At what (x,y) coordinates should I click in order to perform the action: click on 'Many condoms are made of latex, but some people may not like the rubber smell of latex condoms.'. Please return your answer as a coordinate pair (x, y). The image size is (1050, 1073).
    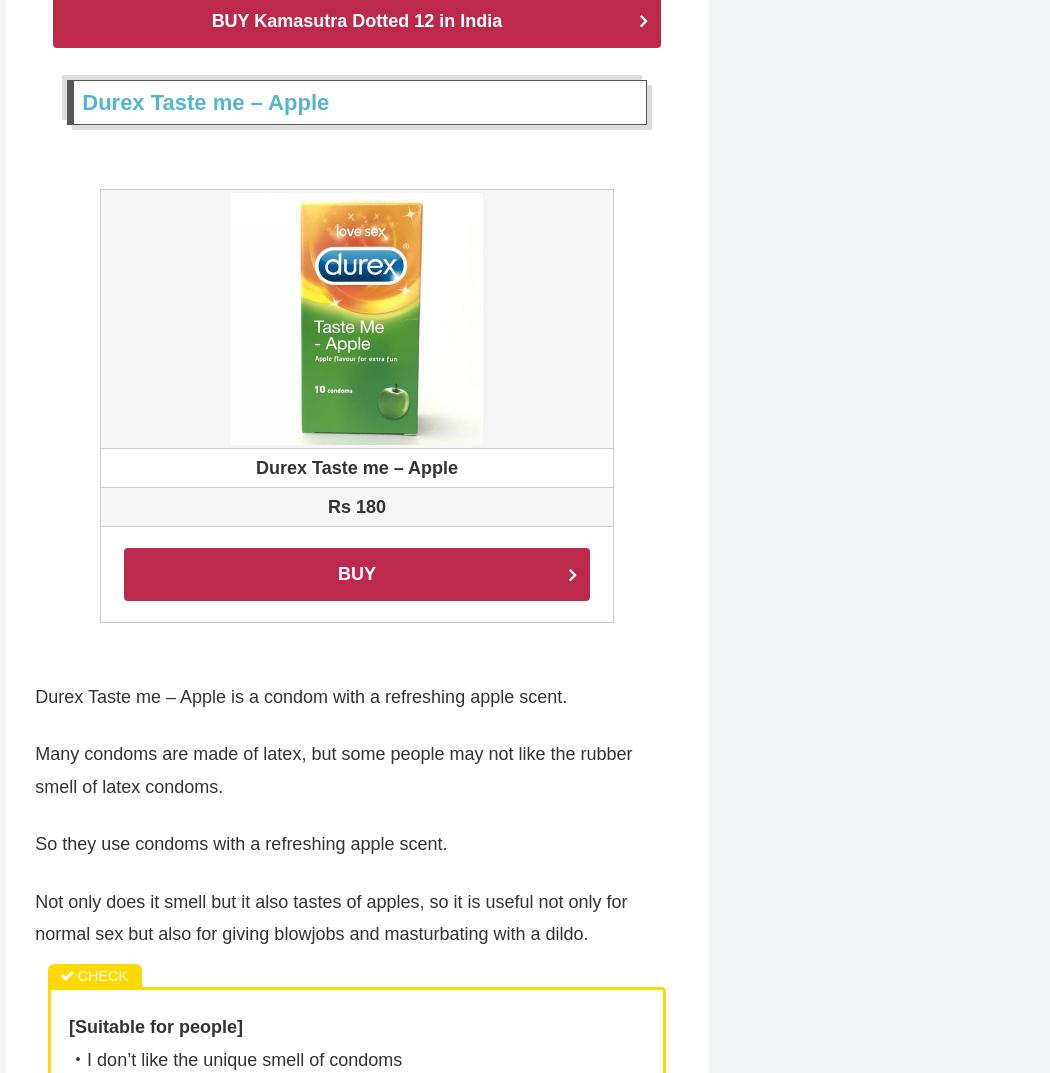
    Looking at the image, I should click on (34, 771).